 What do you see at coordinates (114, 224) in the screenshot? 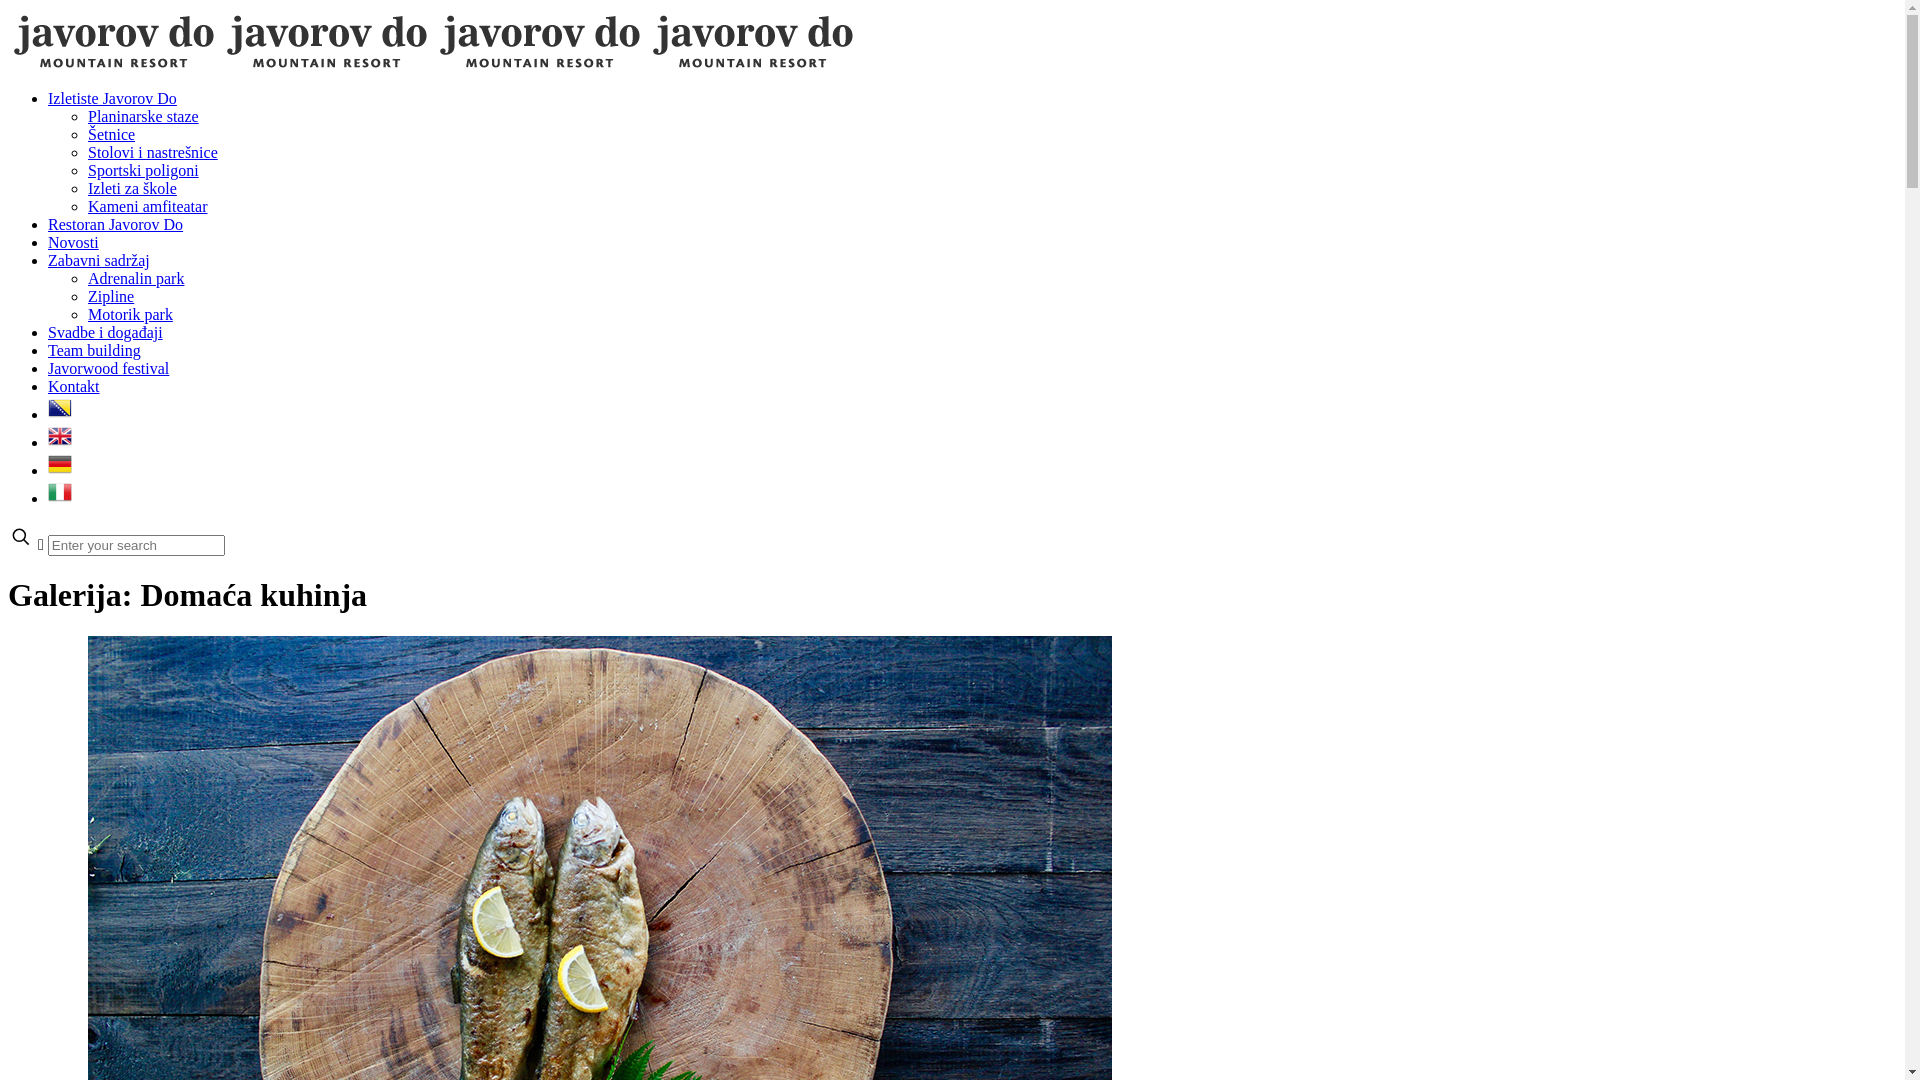
I see `'Restoran Javorov Do'` at bounding box center [114, 224].